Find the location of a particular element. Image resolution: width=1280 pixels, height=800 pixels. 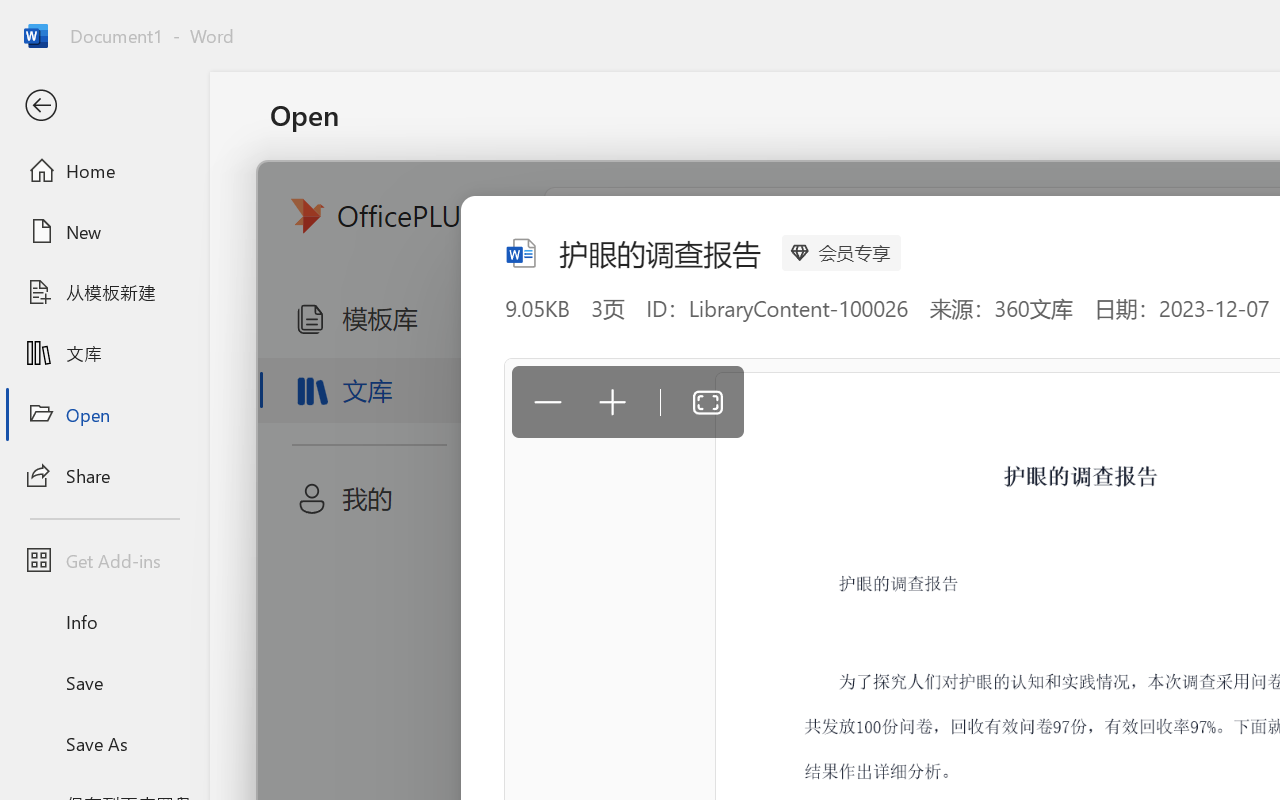

'Save As' is located at coordinates (103, 743).